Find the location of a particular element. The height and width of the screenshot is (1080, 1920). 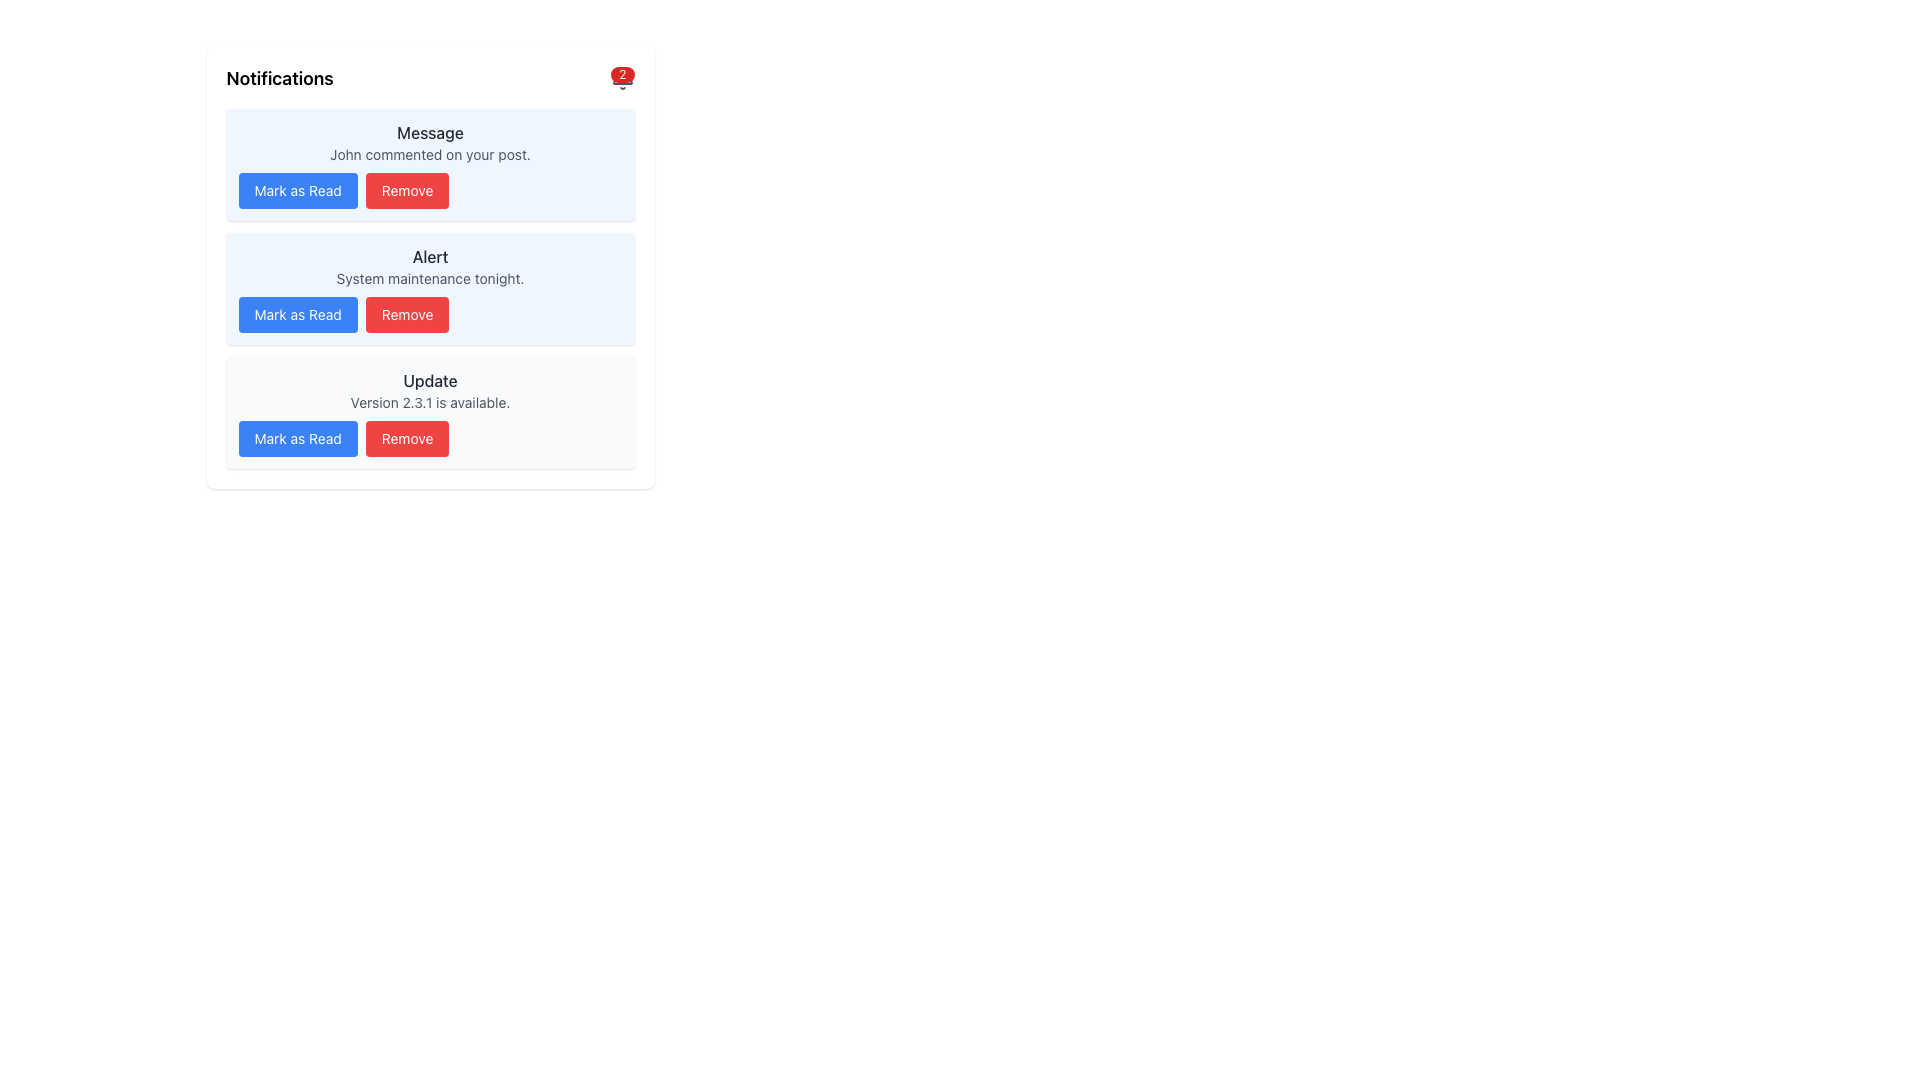

the 'Mark as Read' button, which is a blue rectangular button with rounded corners located in the third notification card titled 'Update' is located at coordinates (297, 438).